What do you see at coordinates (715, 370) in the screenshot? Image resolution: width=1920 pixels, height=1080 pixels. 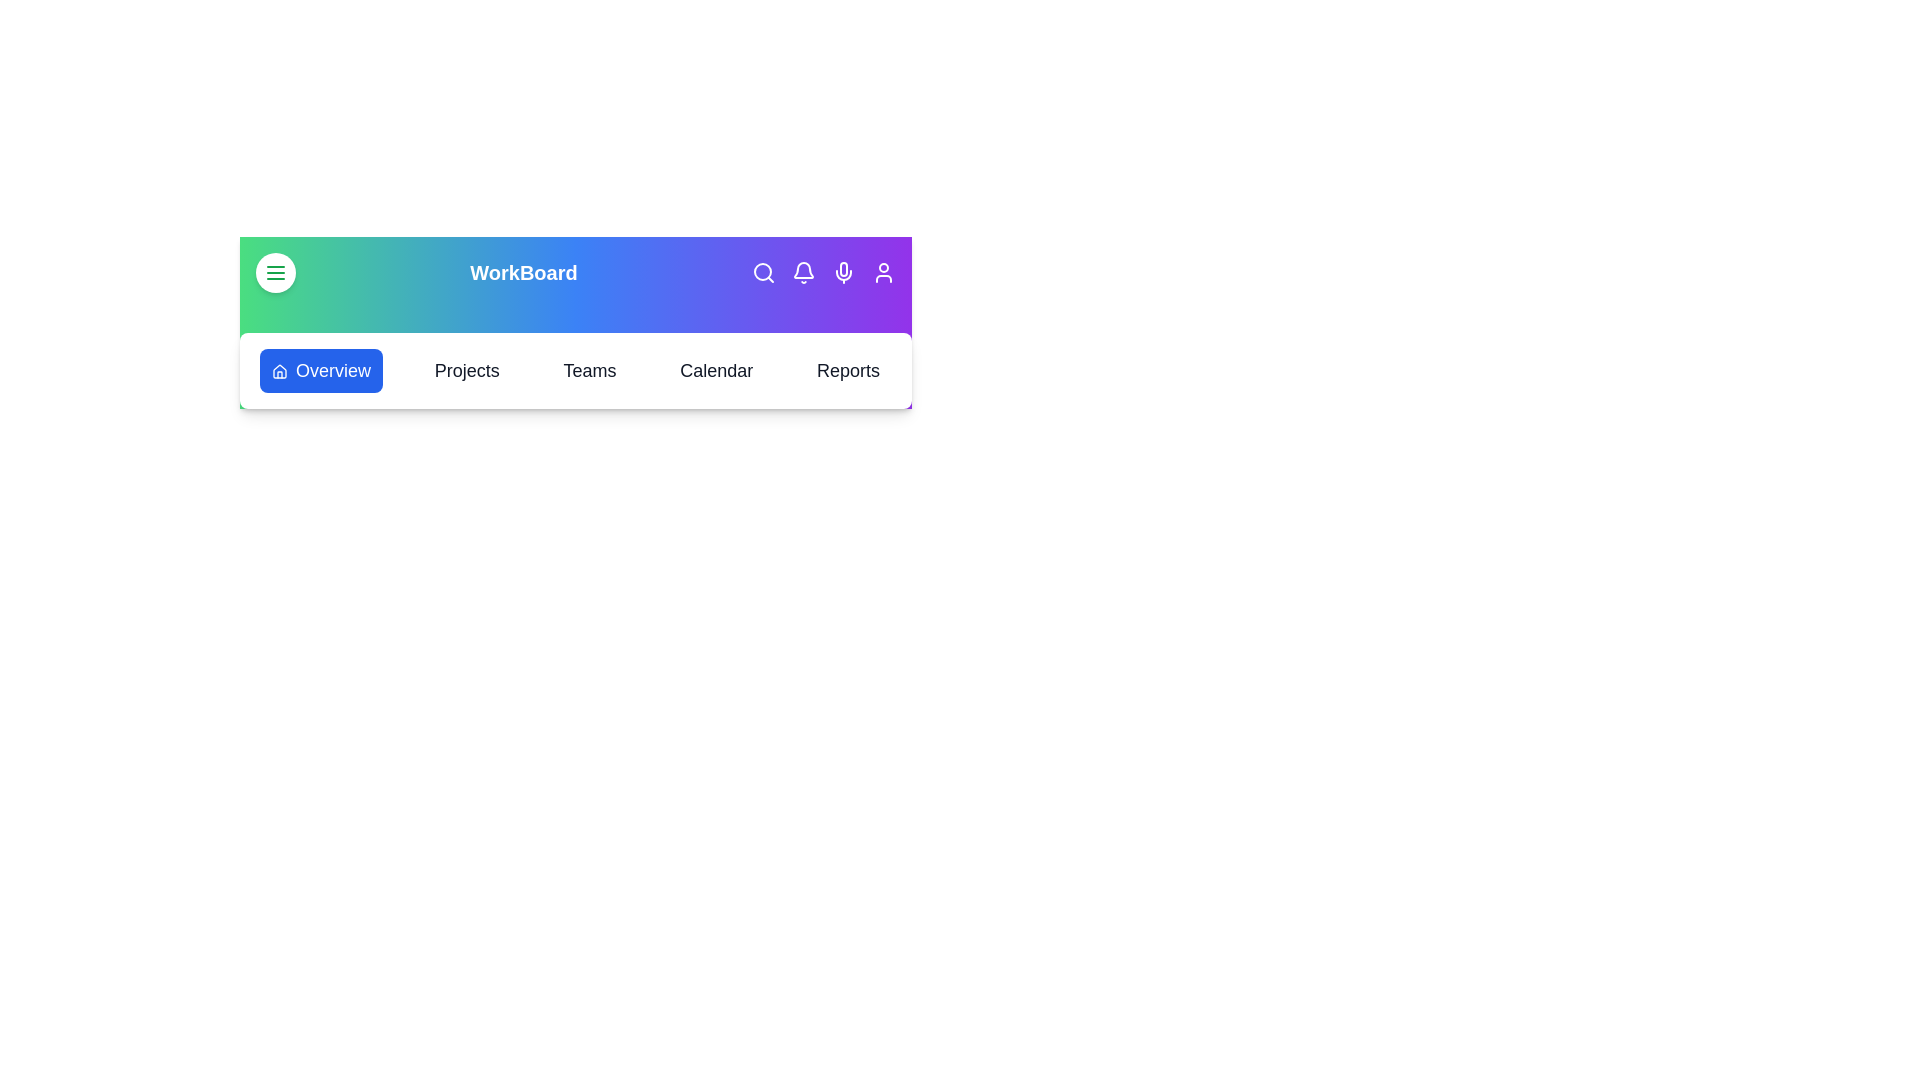 I see `the tab labeled Calendar from the navigation bar` at bounding box center [715, 370].